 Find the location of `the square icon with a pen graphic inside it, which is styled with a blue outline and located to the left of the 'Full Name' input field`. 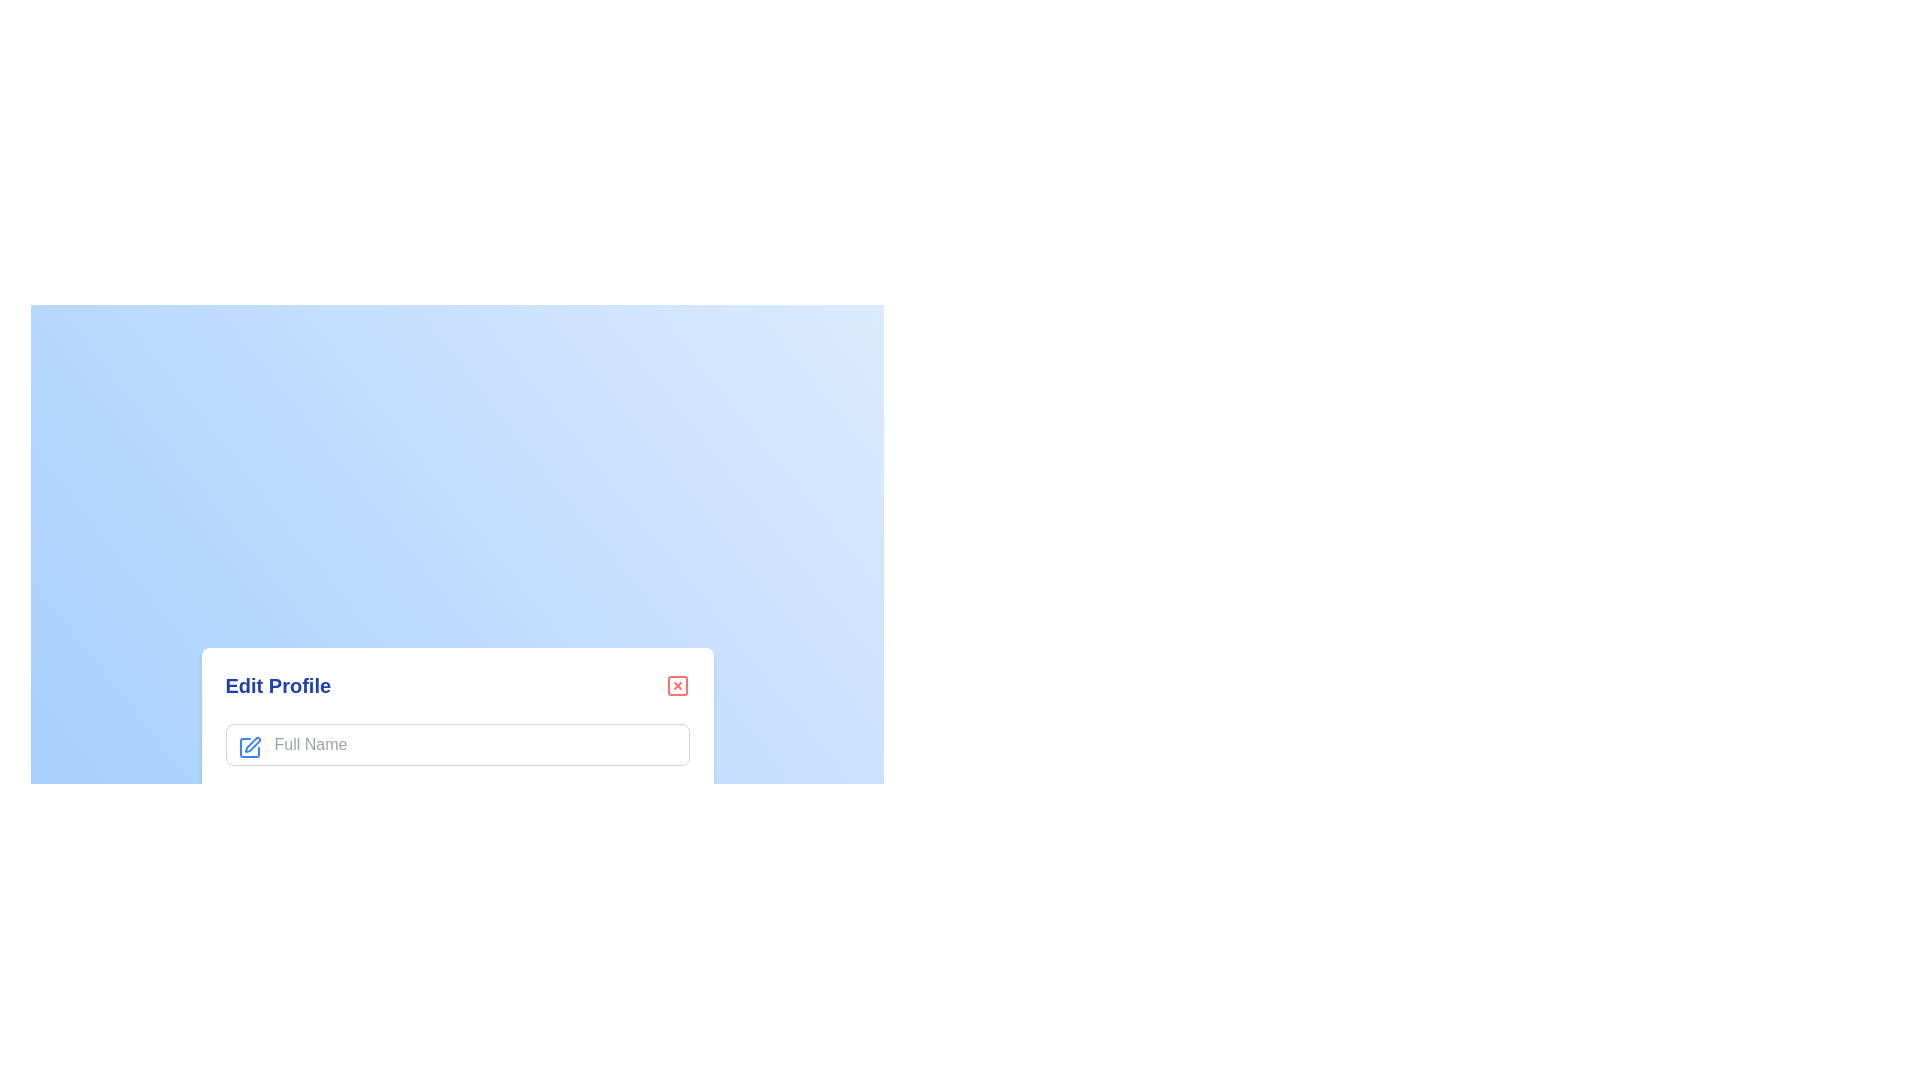

the square icon with a pen graphic inside it, which is styled with a blue outline and located to the left of the 'Full Name' input field is located at coordinates (248, 748).